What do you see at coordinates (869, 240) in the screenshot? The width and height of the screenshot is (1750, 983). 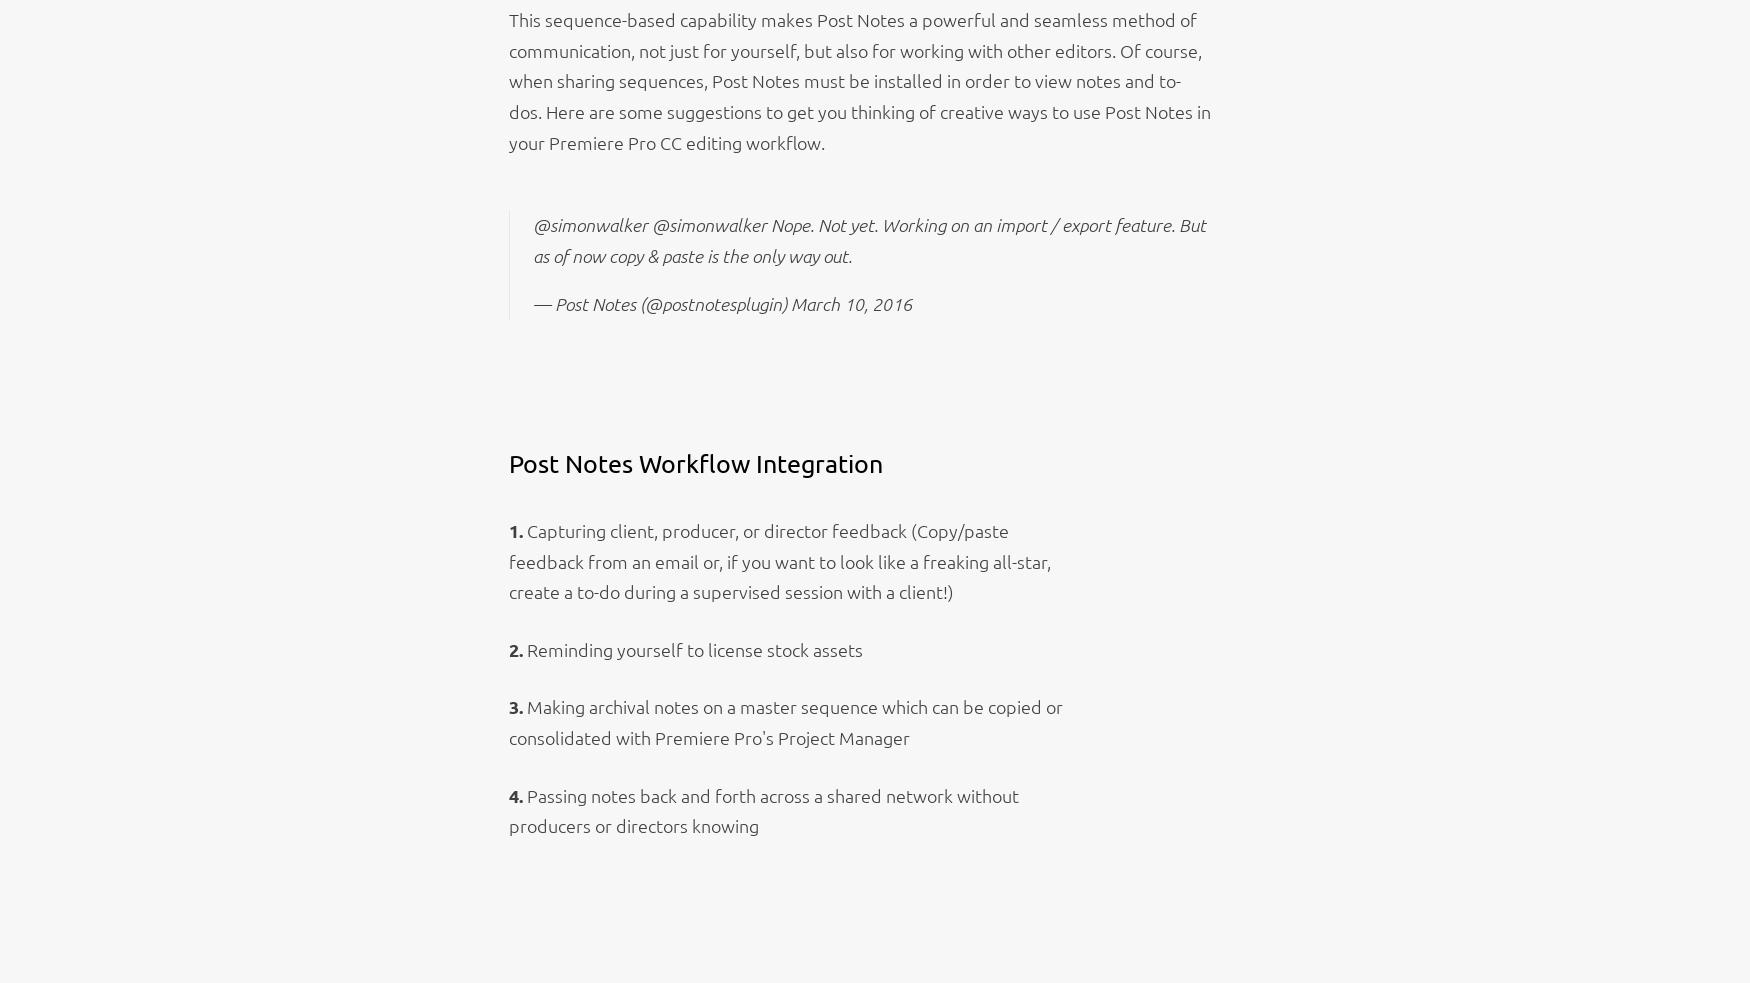 I see `'Nope. Not yet. Working on an import / export feature. But as of now copy & paste is the only way out.'` at bounding box center [869, 240].